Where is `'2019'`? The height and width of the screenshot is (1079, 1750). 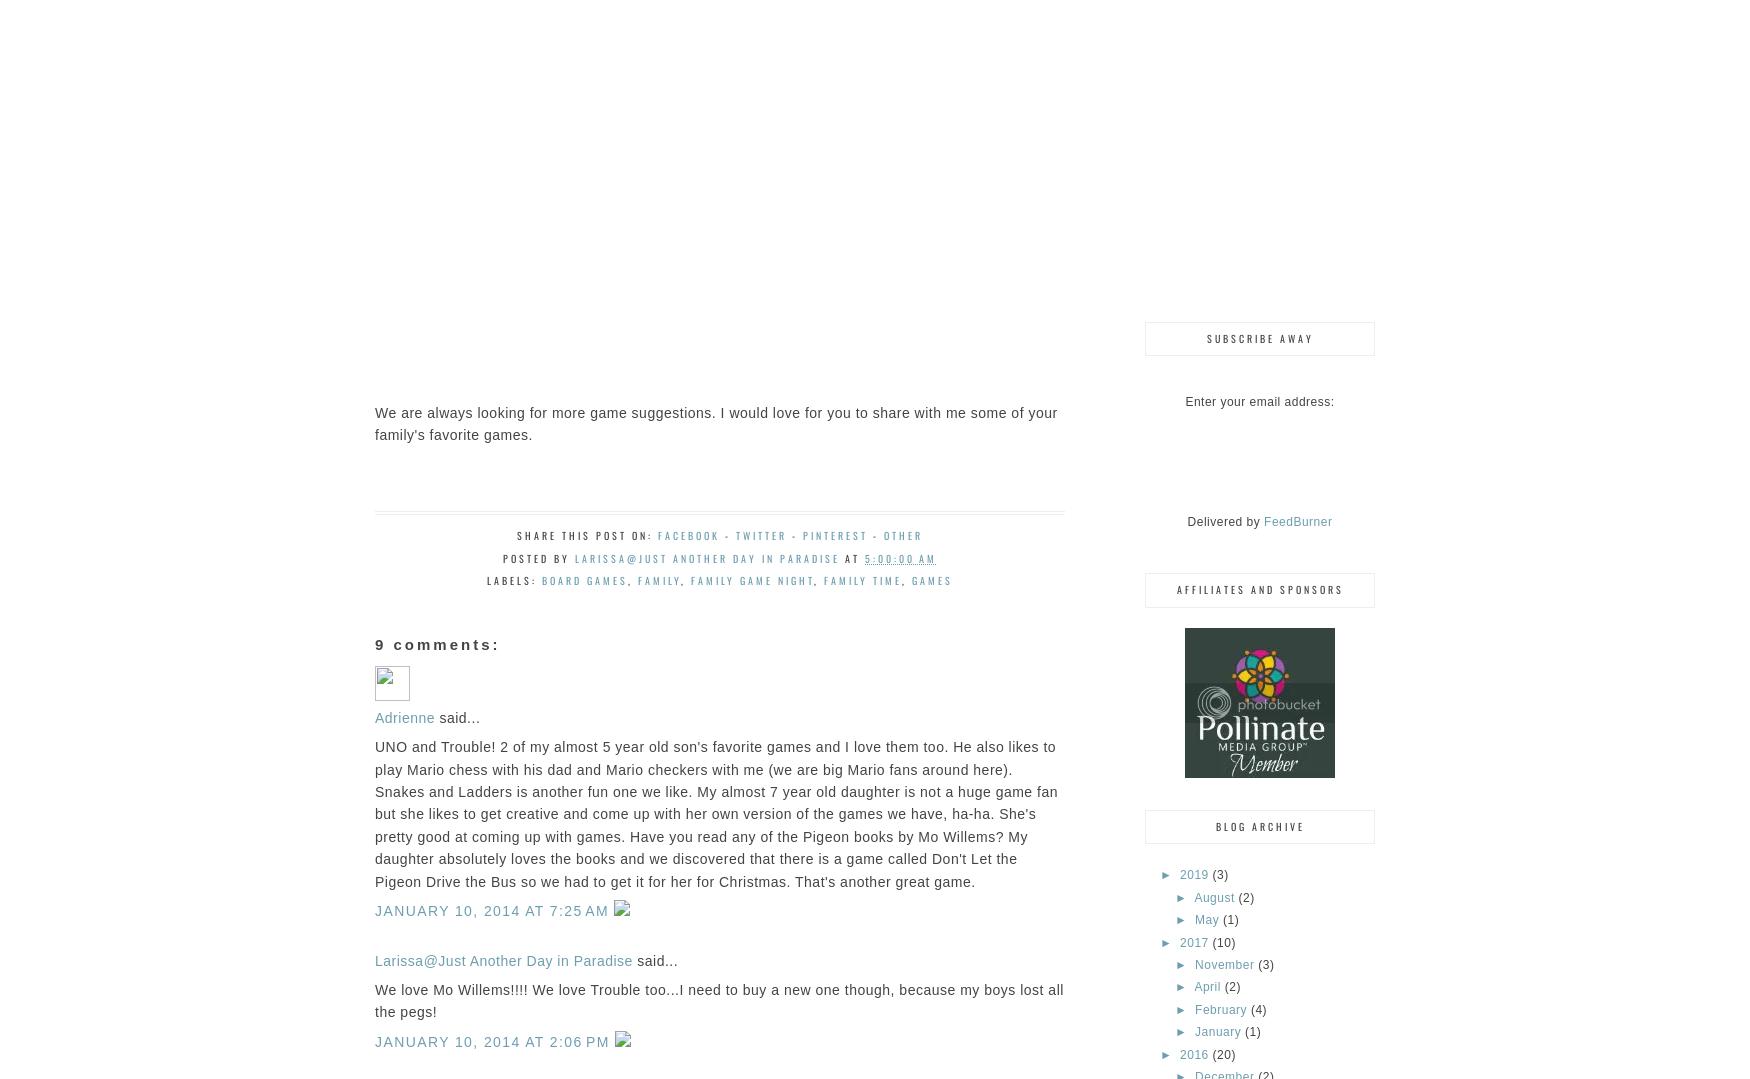 '2019' is located at coordinates (1195, 873).